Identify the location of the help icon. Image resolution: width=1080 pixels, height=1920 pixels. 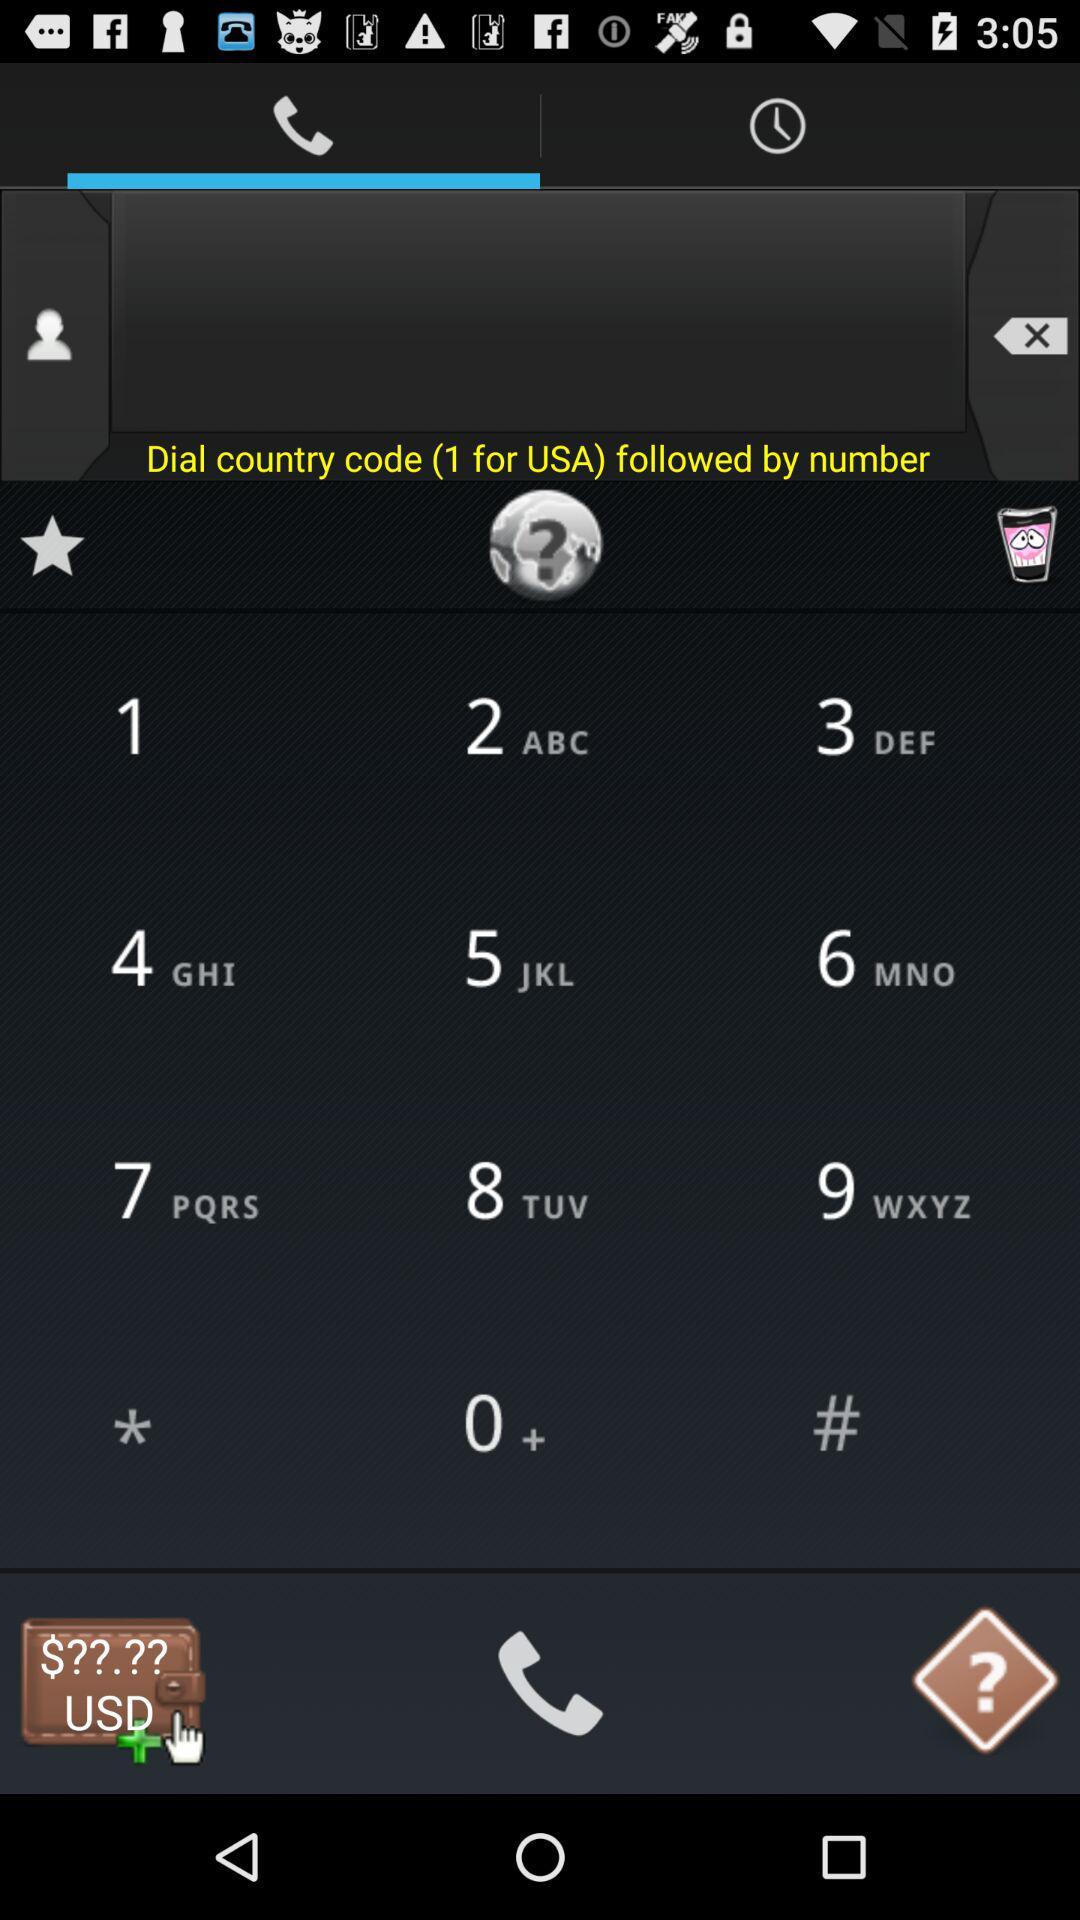
(545, 582).